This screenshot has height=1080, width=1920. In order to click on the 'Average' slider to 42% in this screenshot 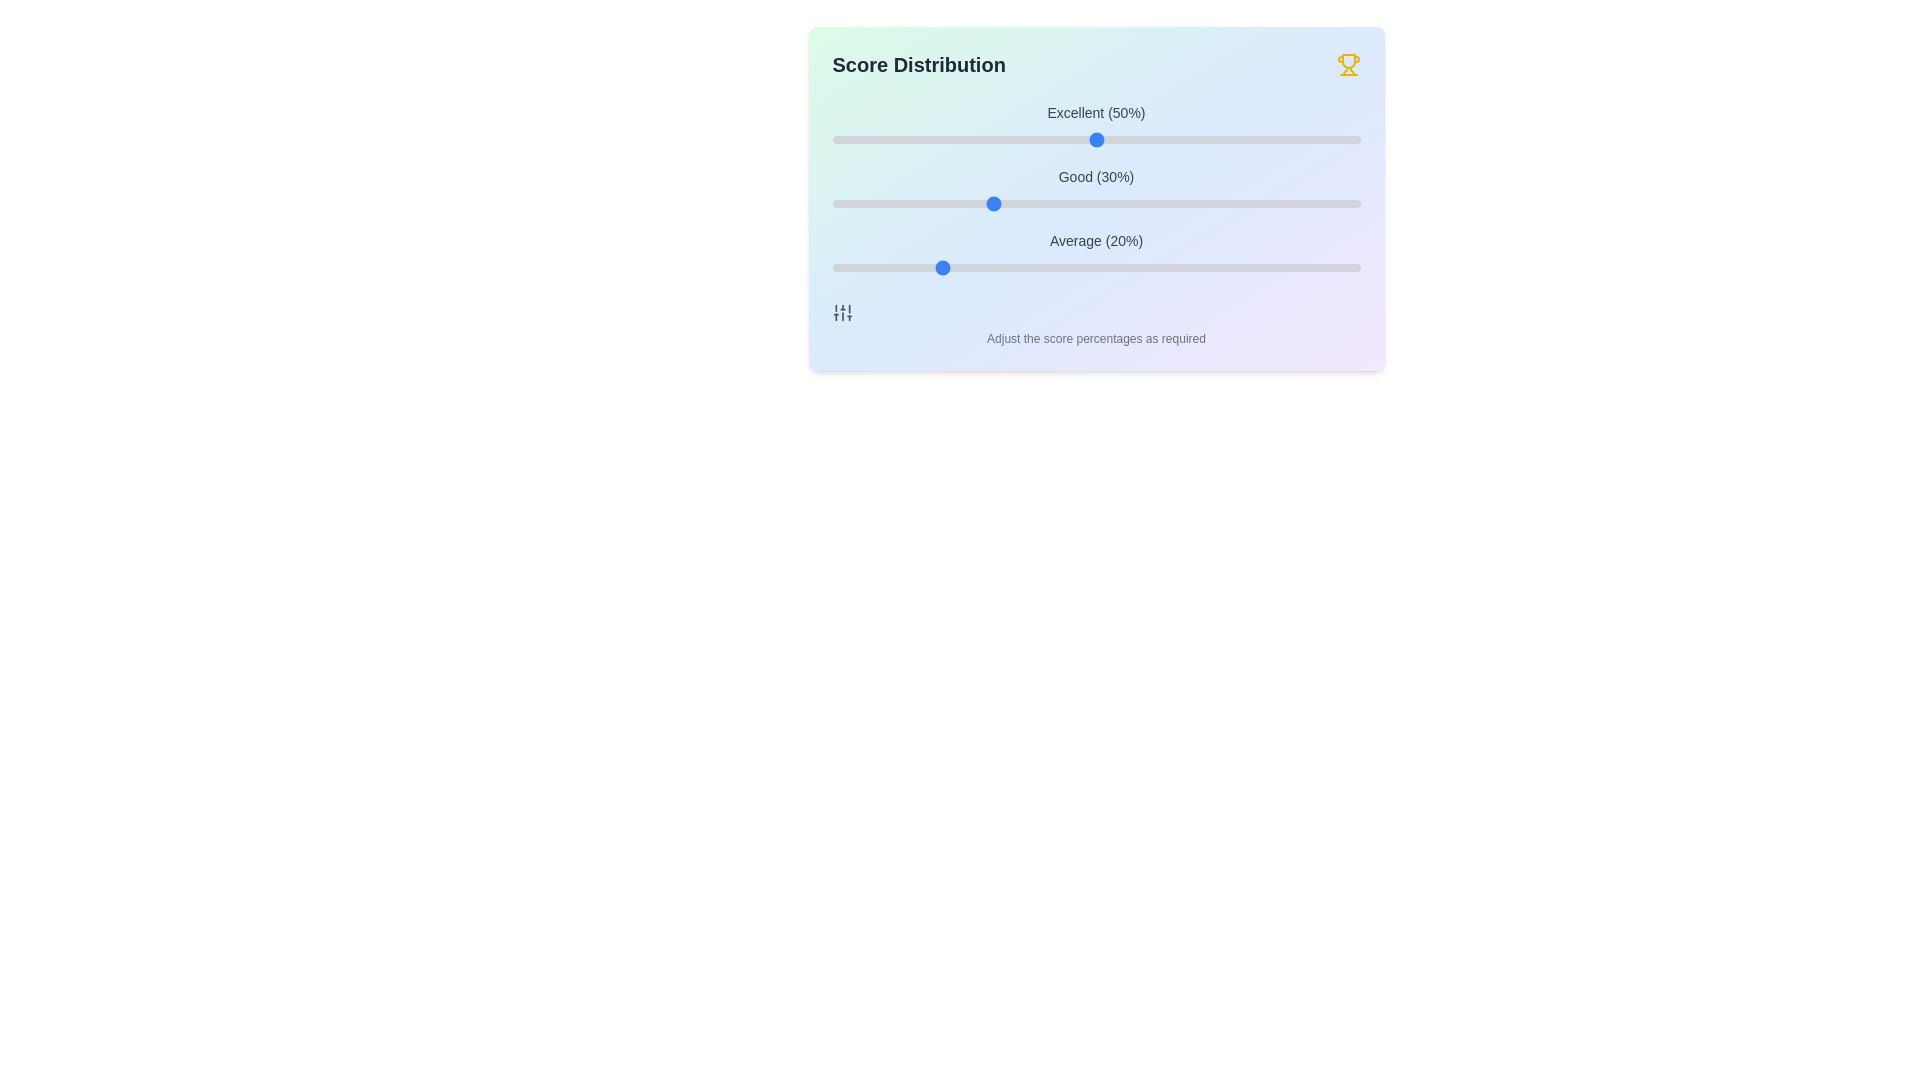, I will do `click(1053, 266)`.